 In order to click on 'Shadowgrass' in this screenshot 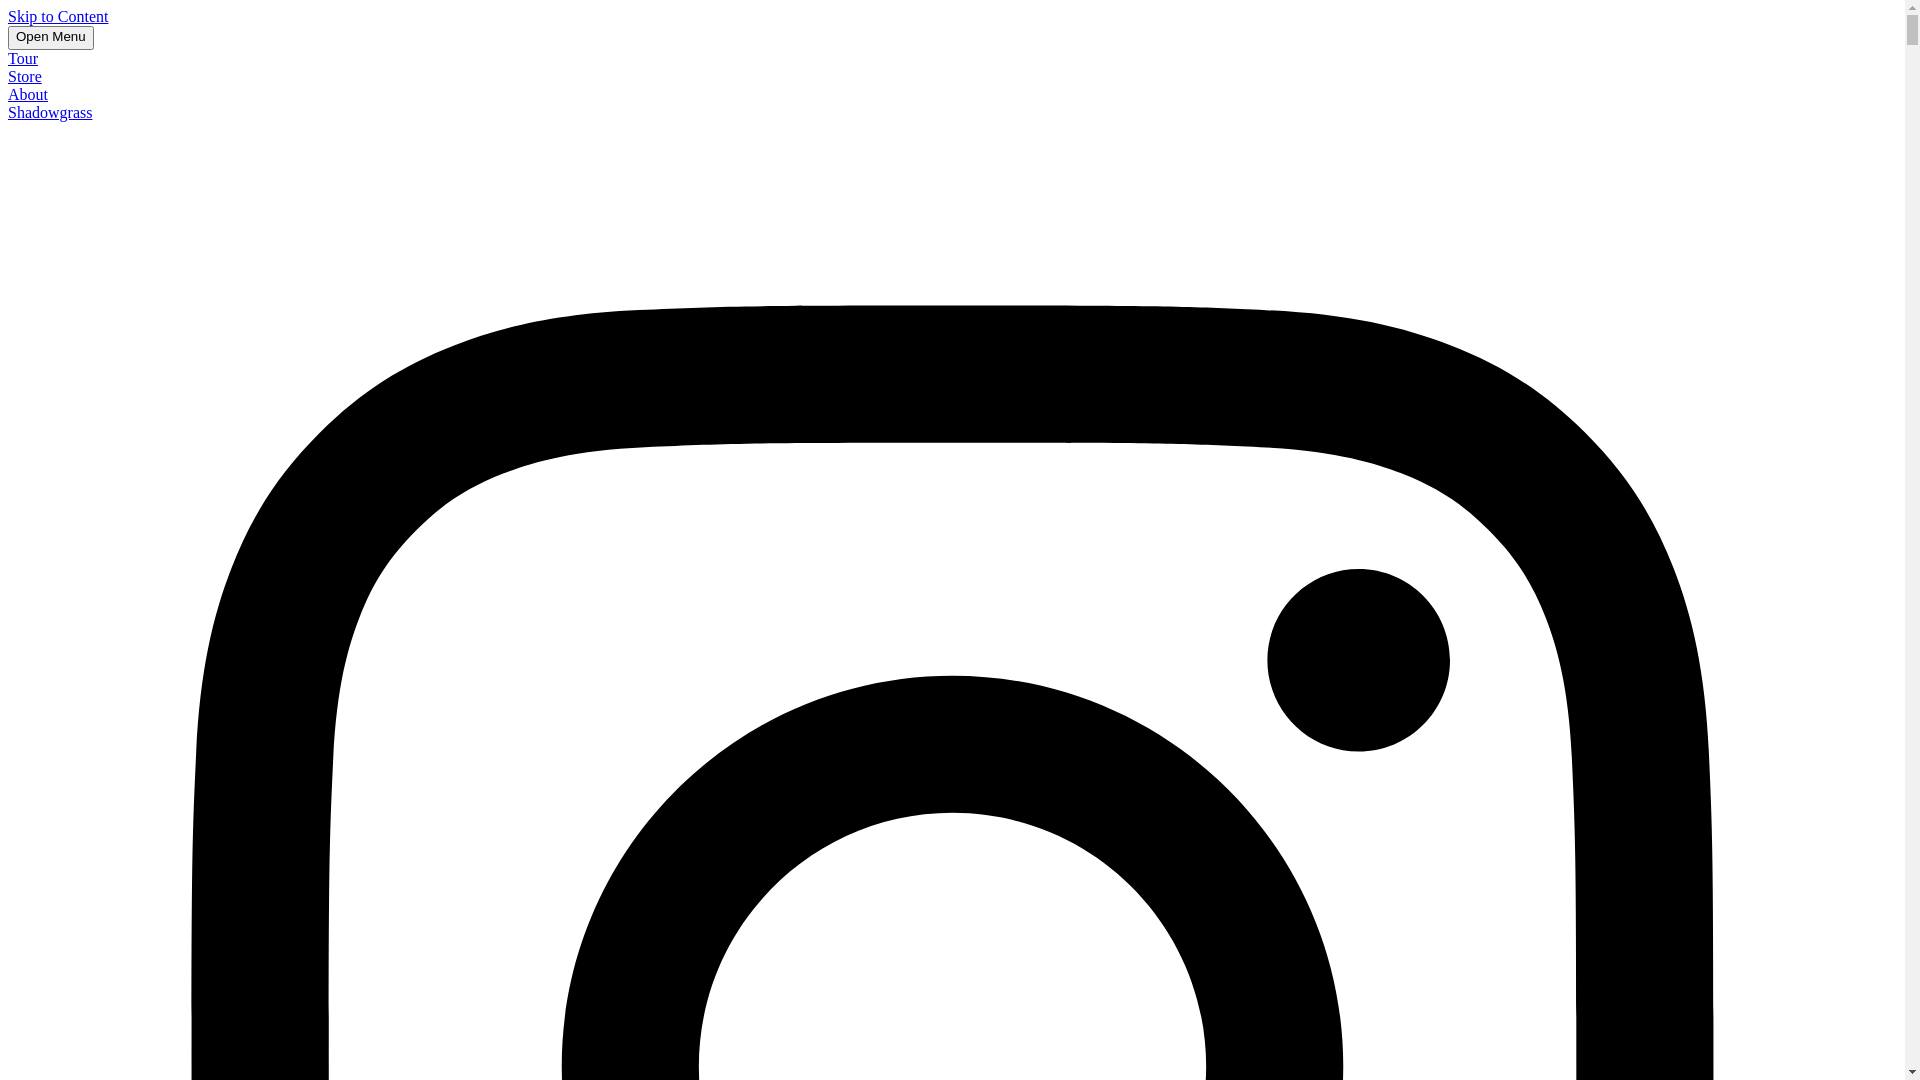, I will do `click(8, 112)`.